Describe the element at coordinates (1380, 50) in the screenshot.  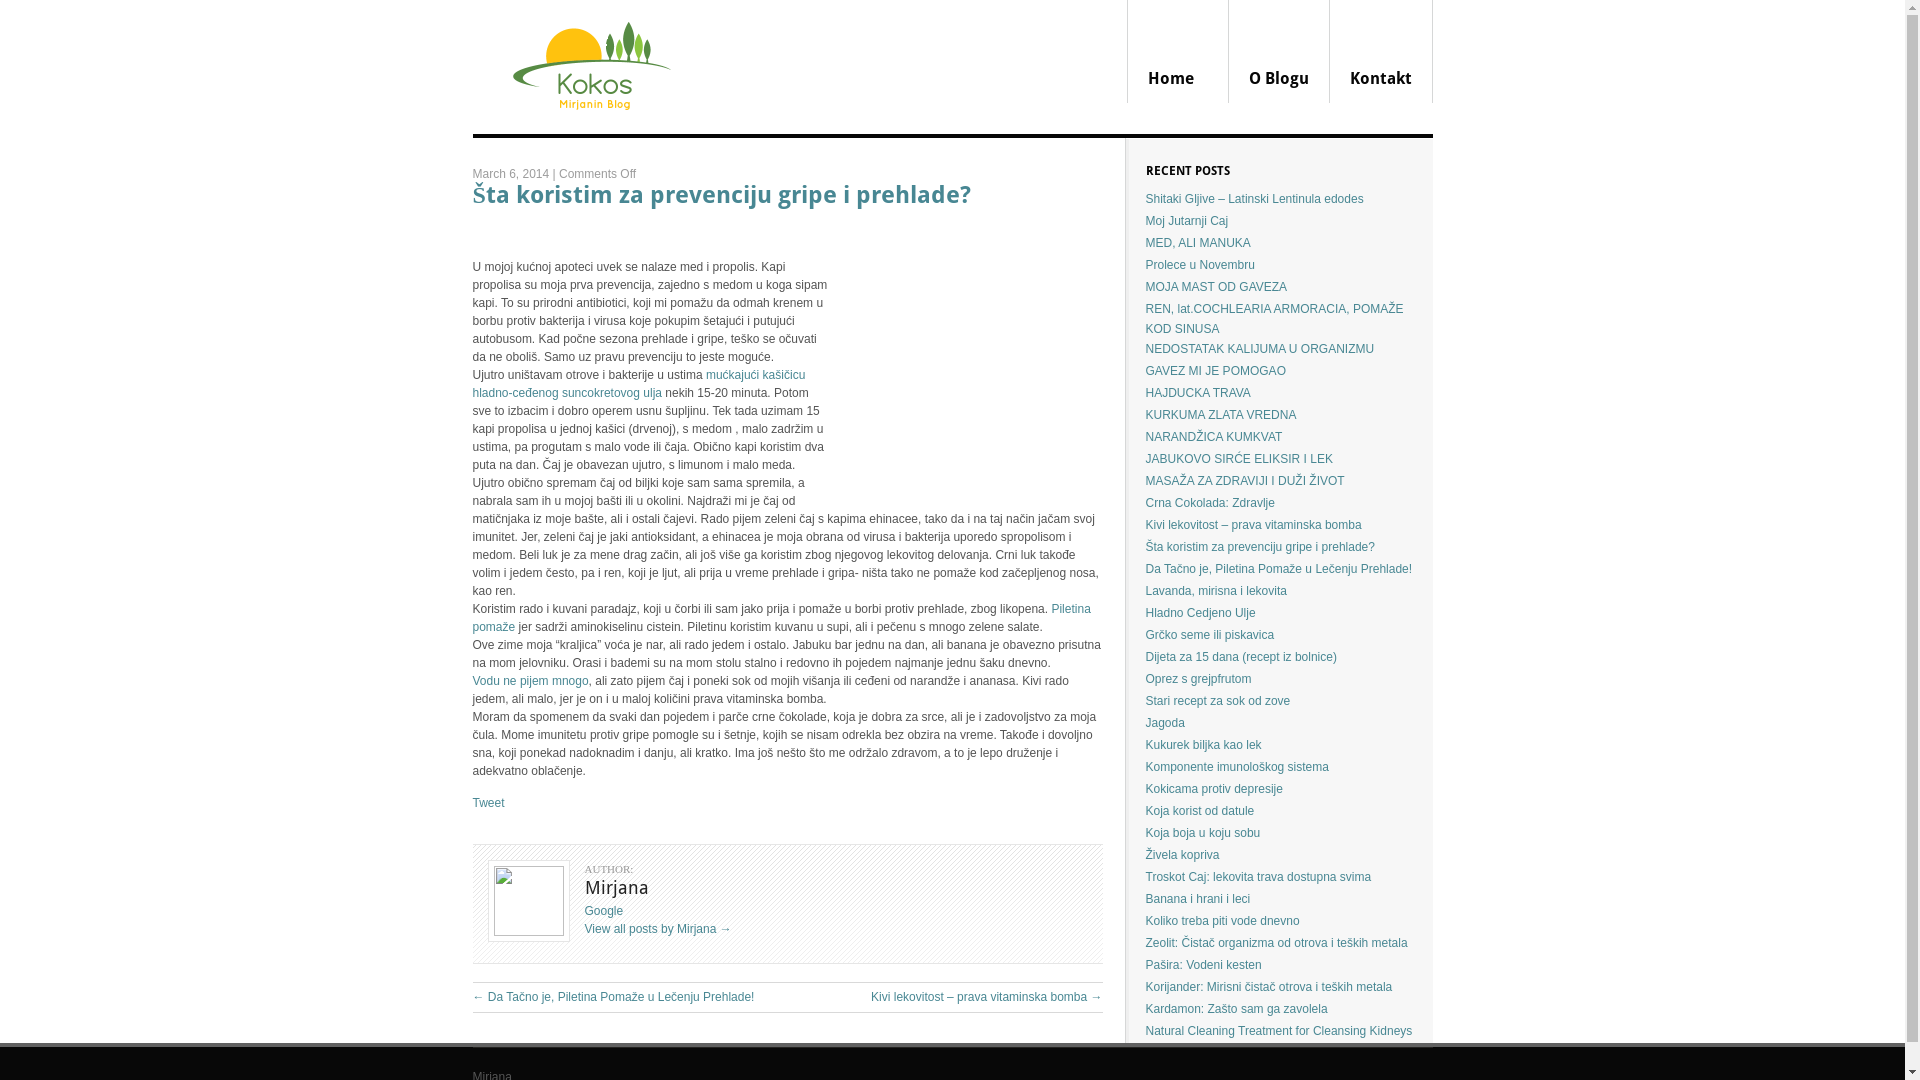
I see `'Kontakt'` at that location.